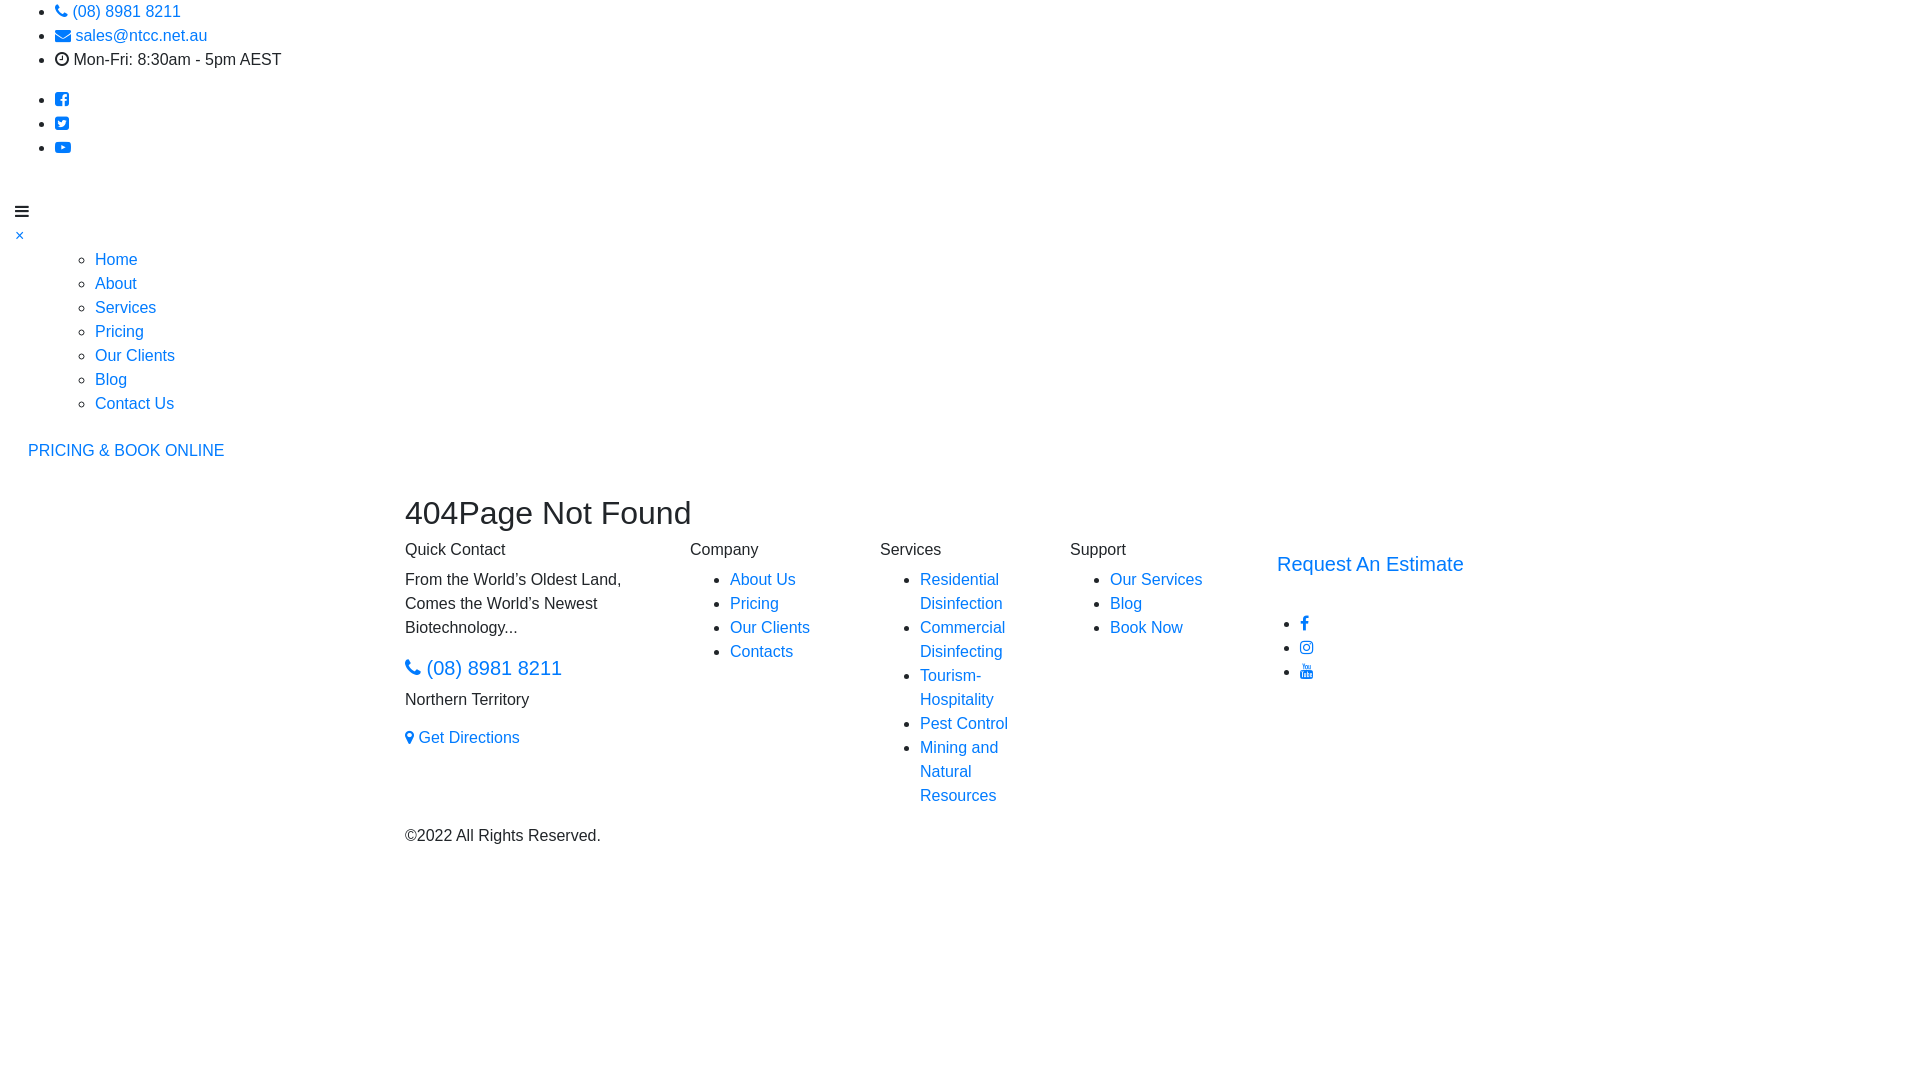  I want to click on '(08) 8981 8211', so click(403, 667).